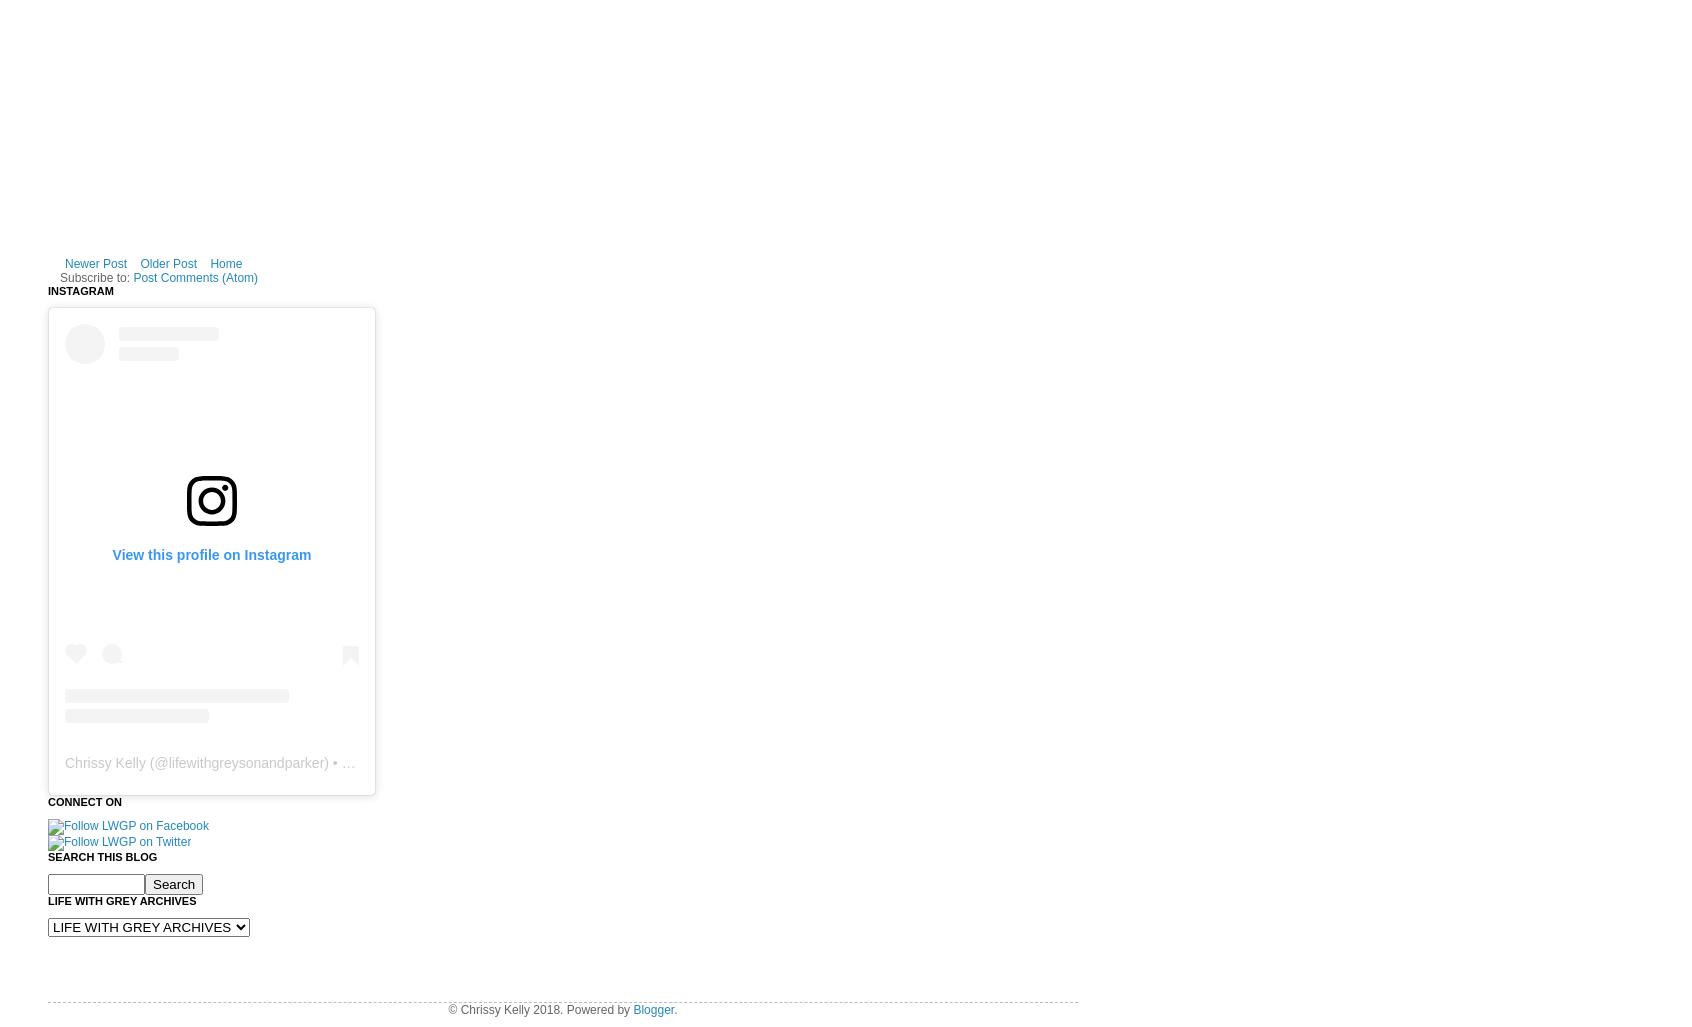 Image resolution: width=1692 pixels, height=1027 pixels. I want to click on 'LIFE WITH GREY ARCHIVES', so click(47, 898).